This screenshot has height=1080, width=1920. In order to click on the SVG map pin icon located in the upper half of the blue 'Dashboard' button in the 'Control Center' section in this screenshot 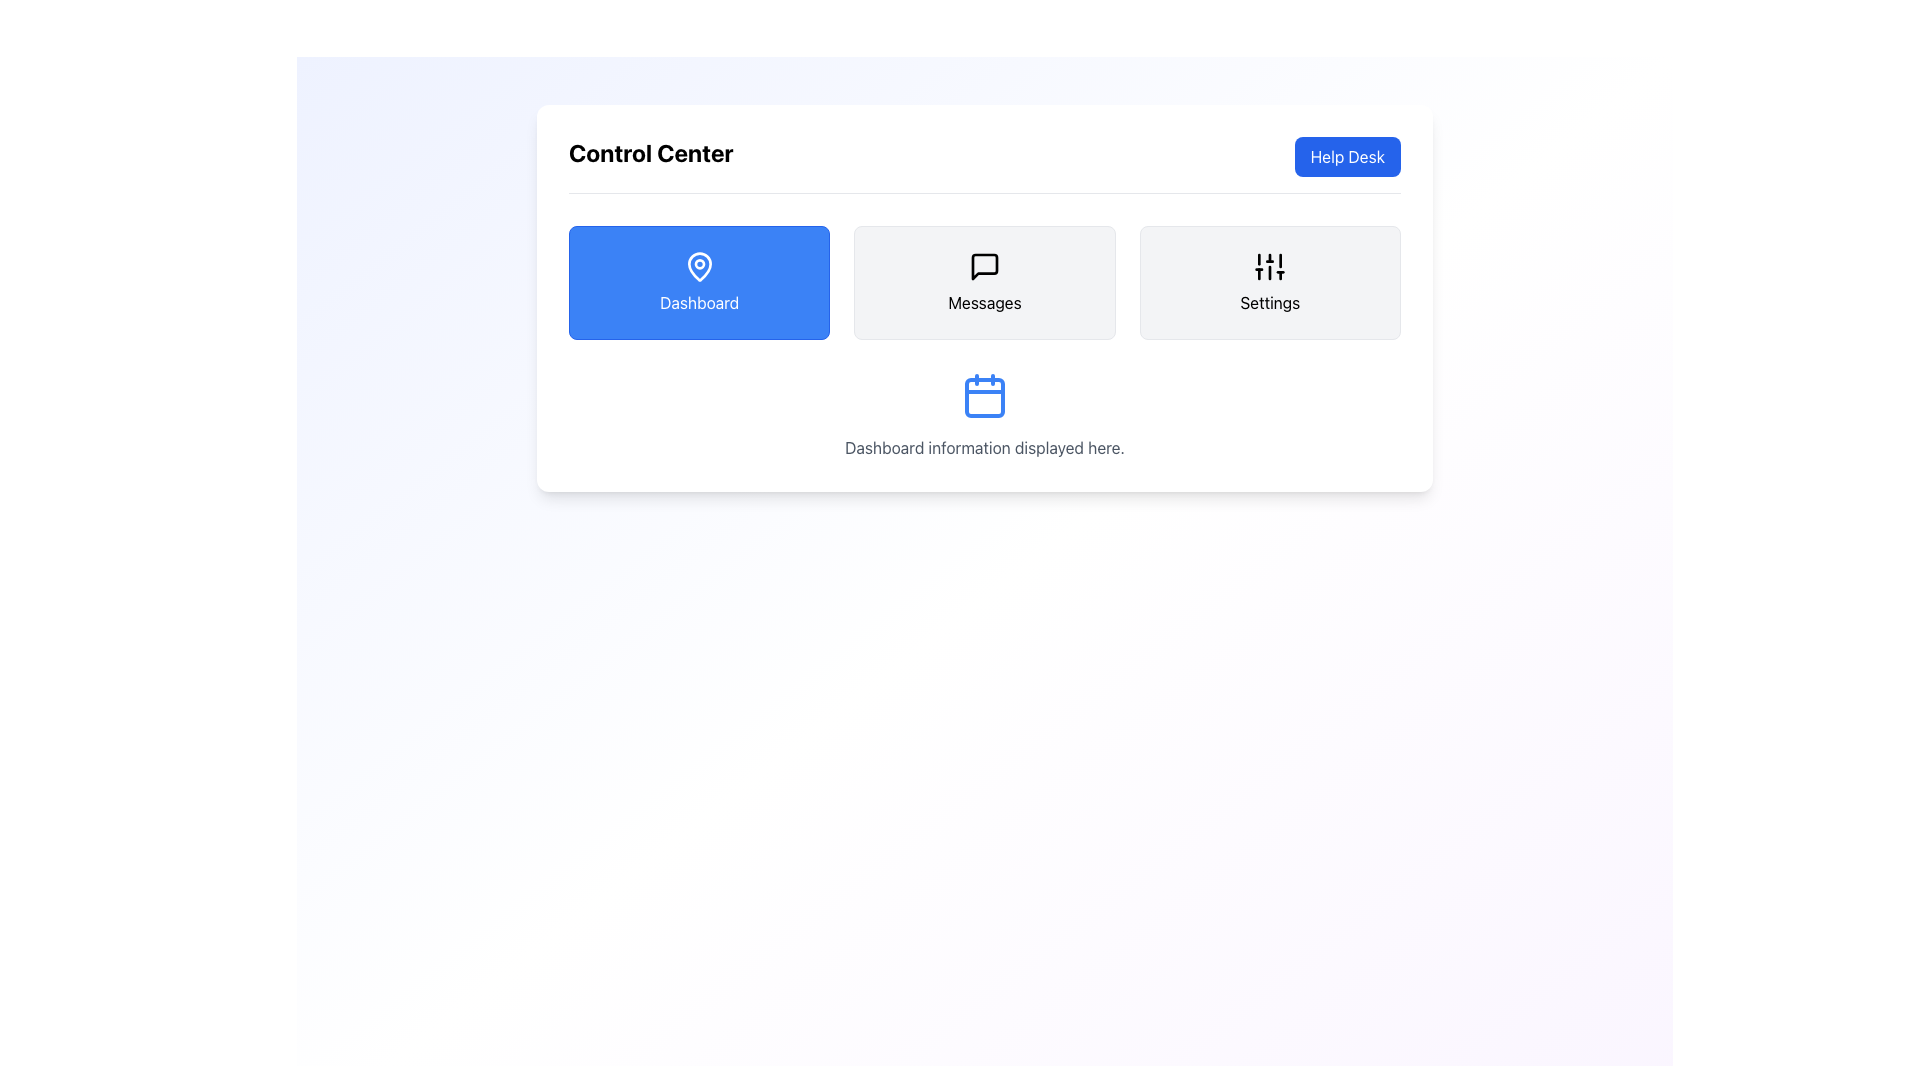, I will do `click(699, 265)`.